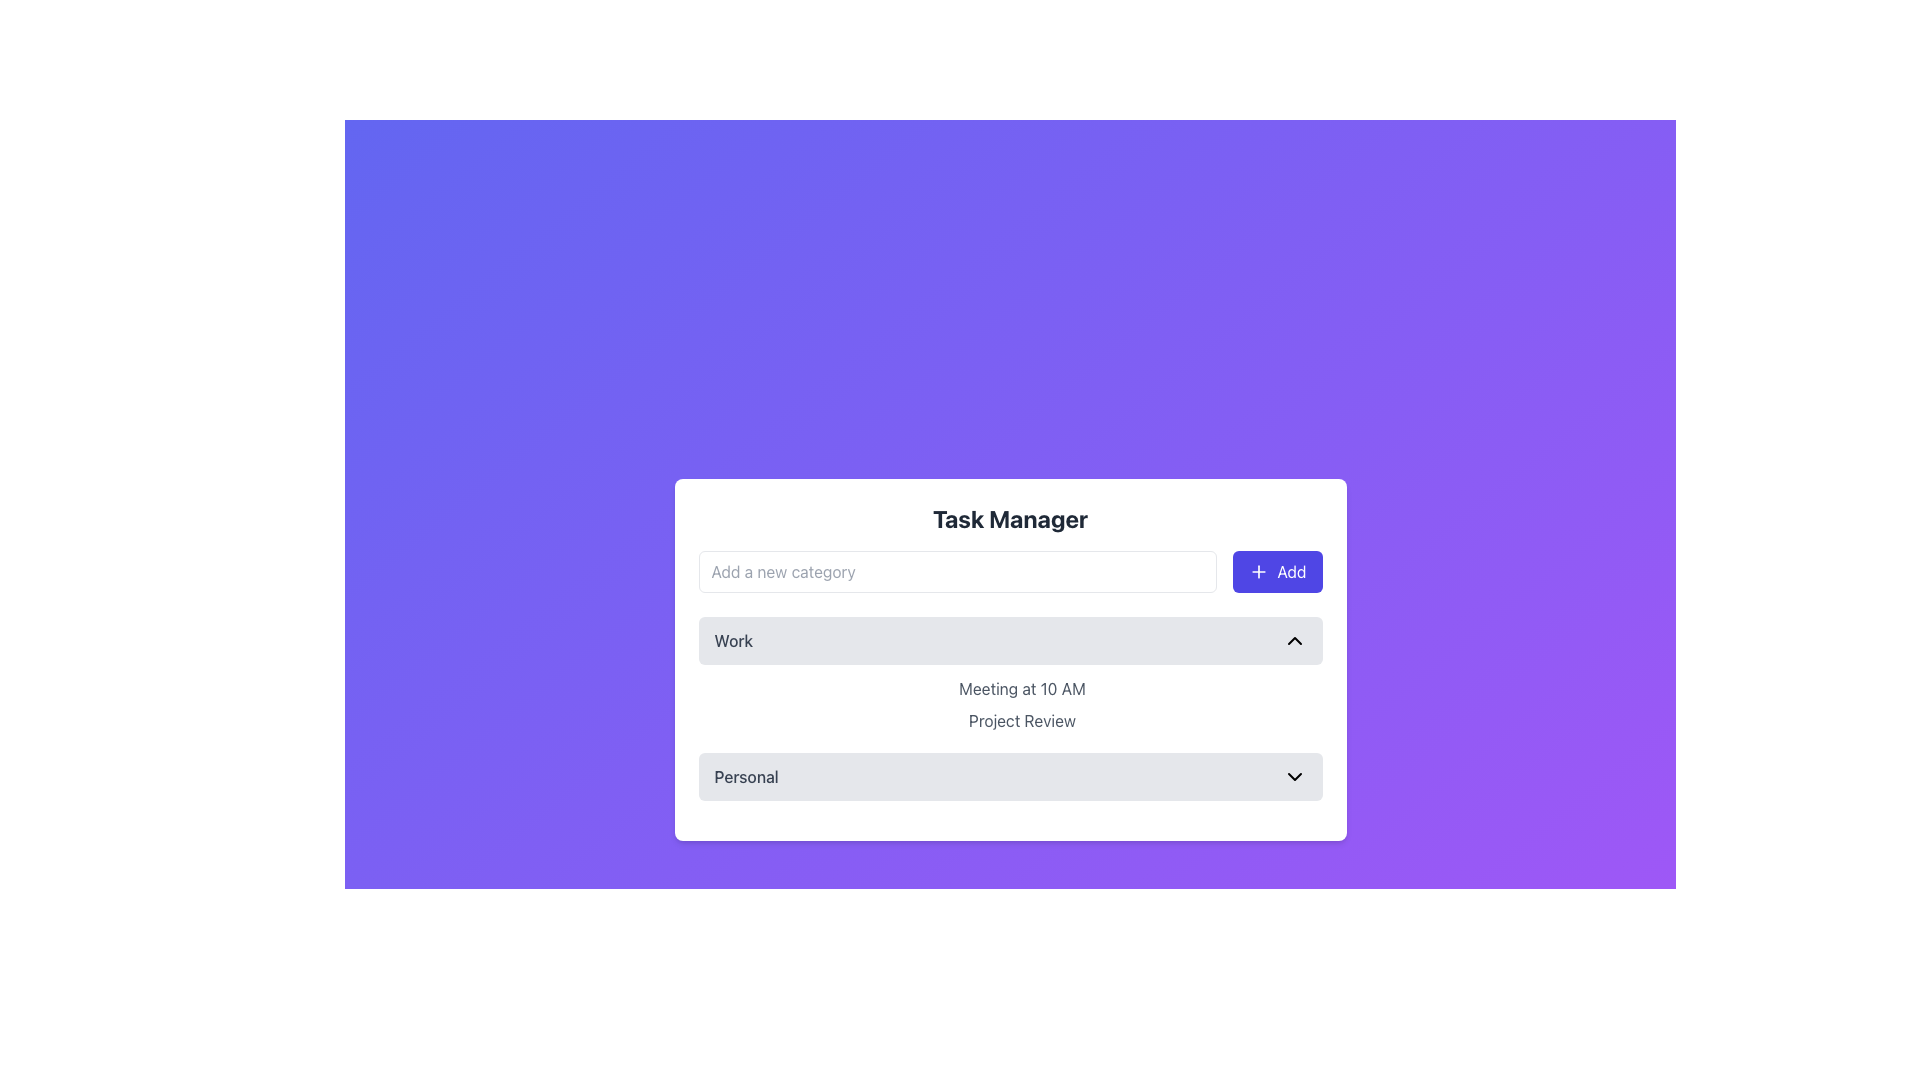 The image size is (1920, 1080). Describe the element at coordinates (1257, 571) in the screenshot. I see `the 'Add' button containing the SVG Icon that signifies an add operation, located in the header section of the 'Task Manager' interface` at that location.